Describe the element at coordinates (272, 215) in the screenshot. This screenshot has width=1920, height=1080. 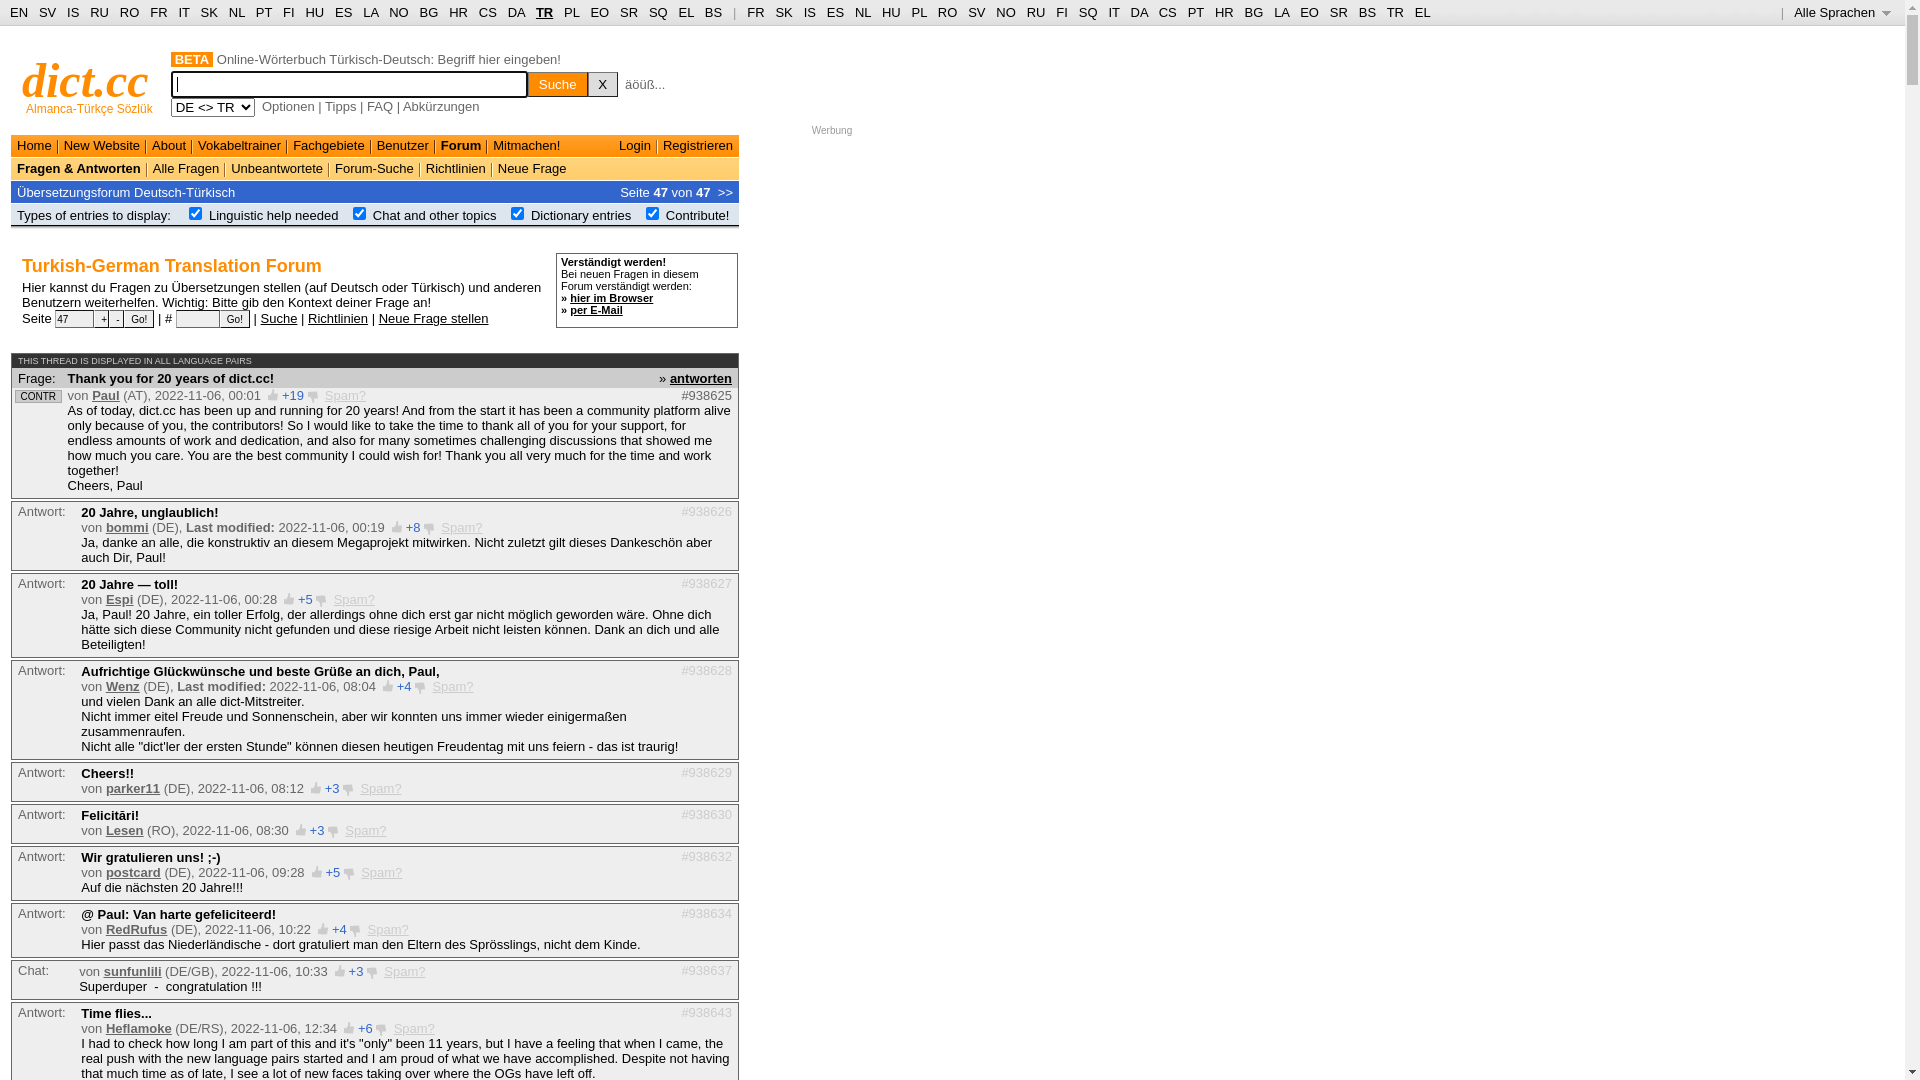
I see `'Linguistic help needed'` at that location.